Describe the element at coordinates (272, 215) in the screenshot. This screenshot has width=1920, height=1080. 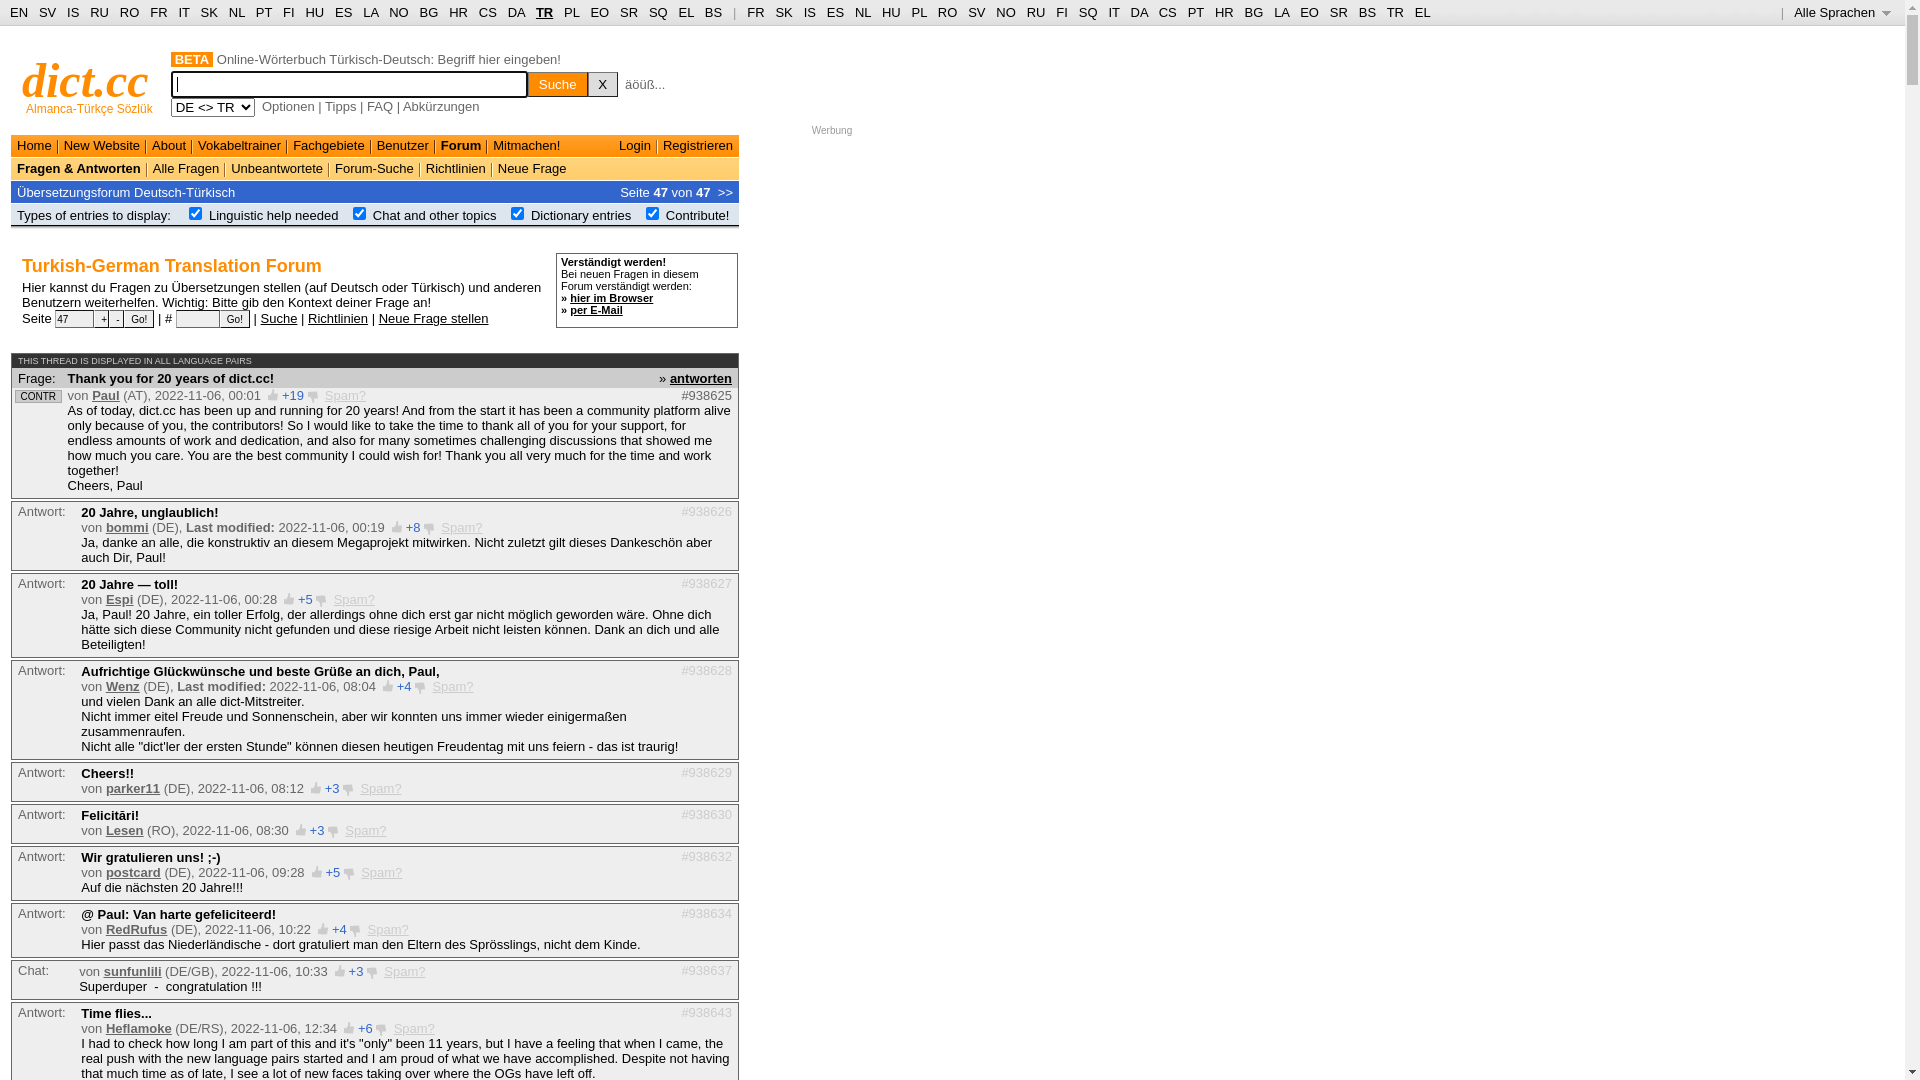
I see `'Linguistic help needed'` at that location.